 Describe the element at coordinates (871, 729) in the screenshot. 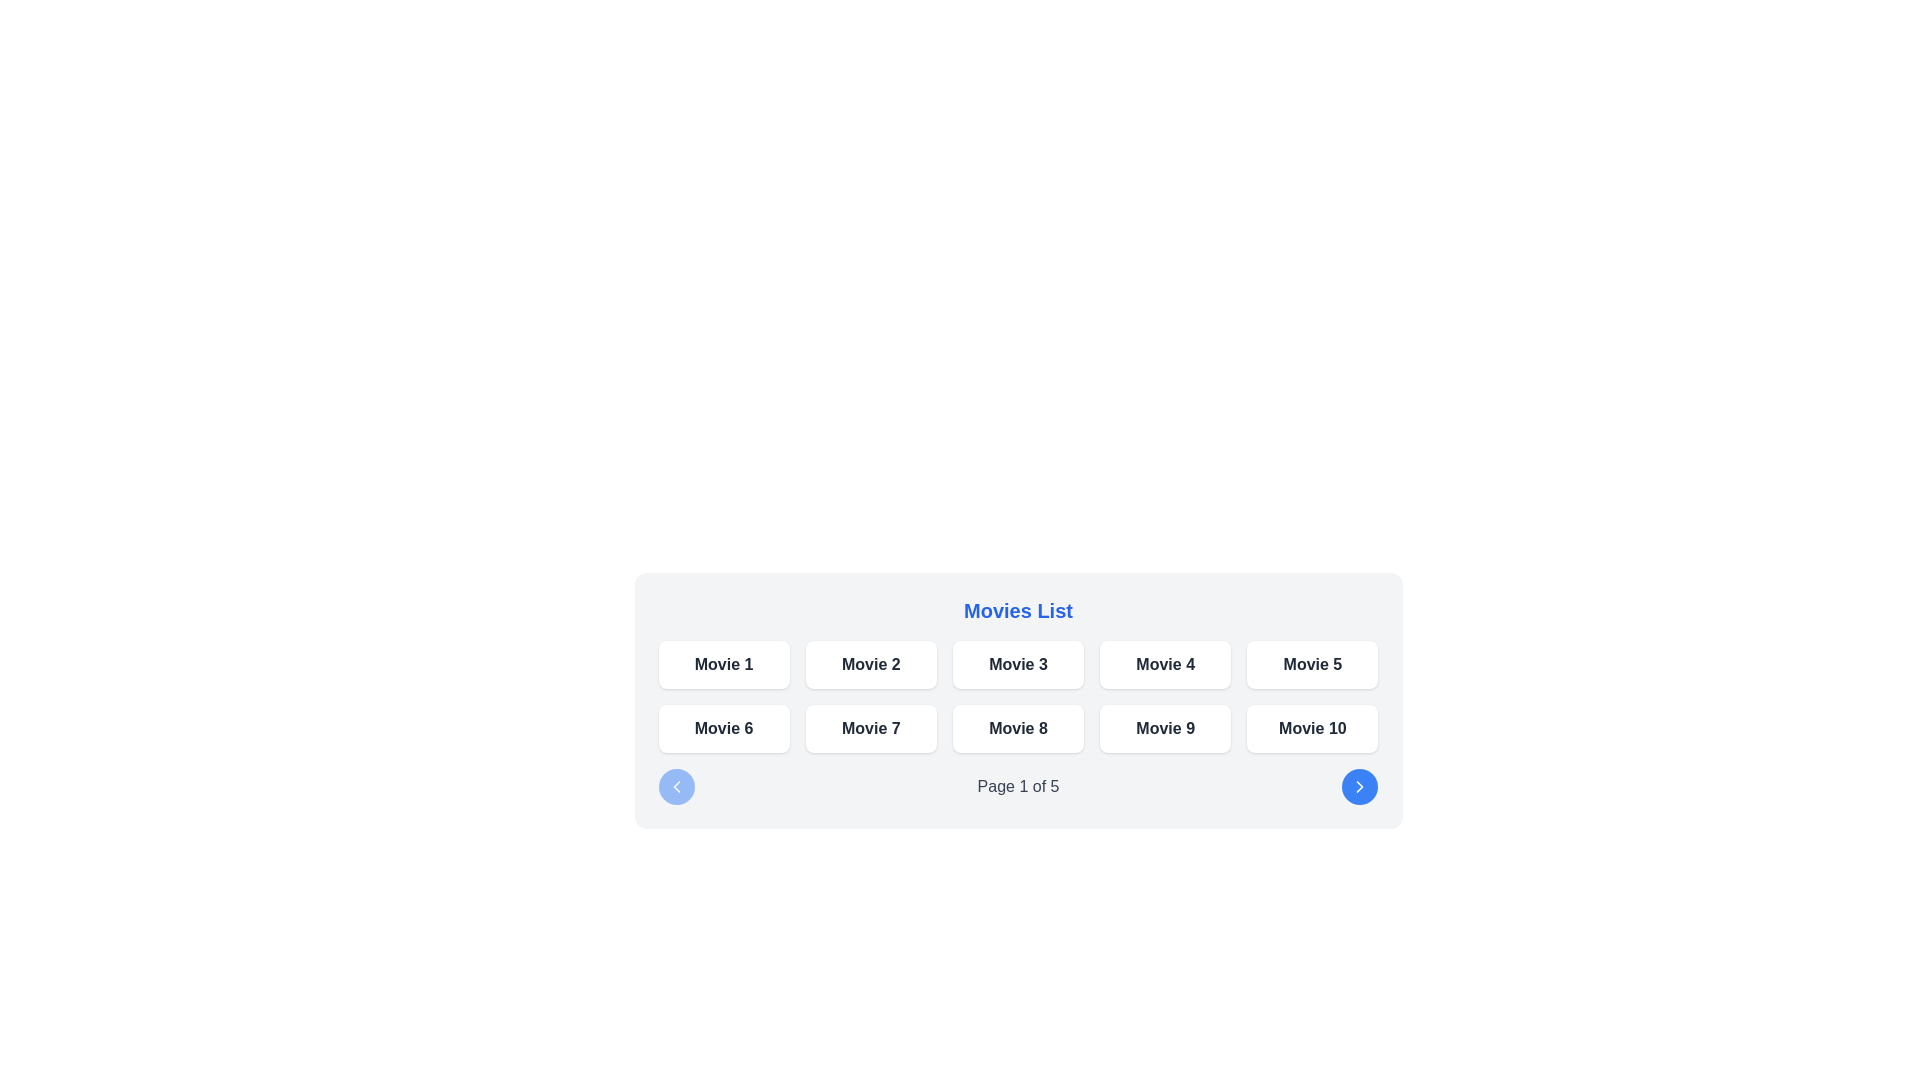

I see `or parse the text from the tile labeled 'Movie 7', which is the second tile from the left in the second row of a grid layout` at that location.